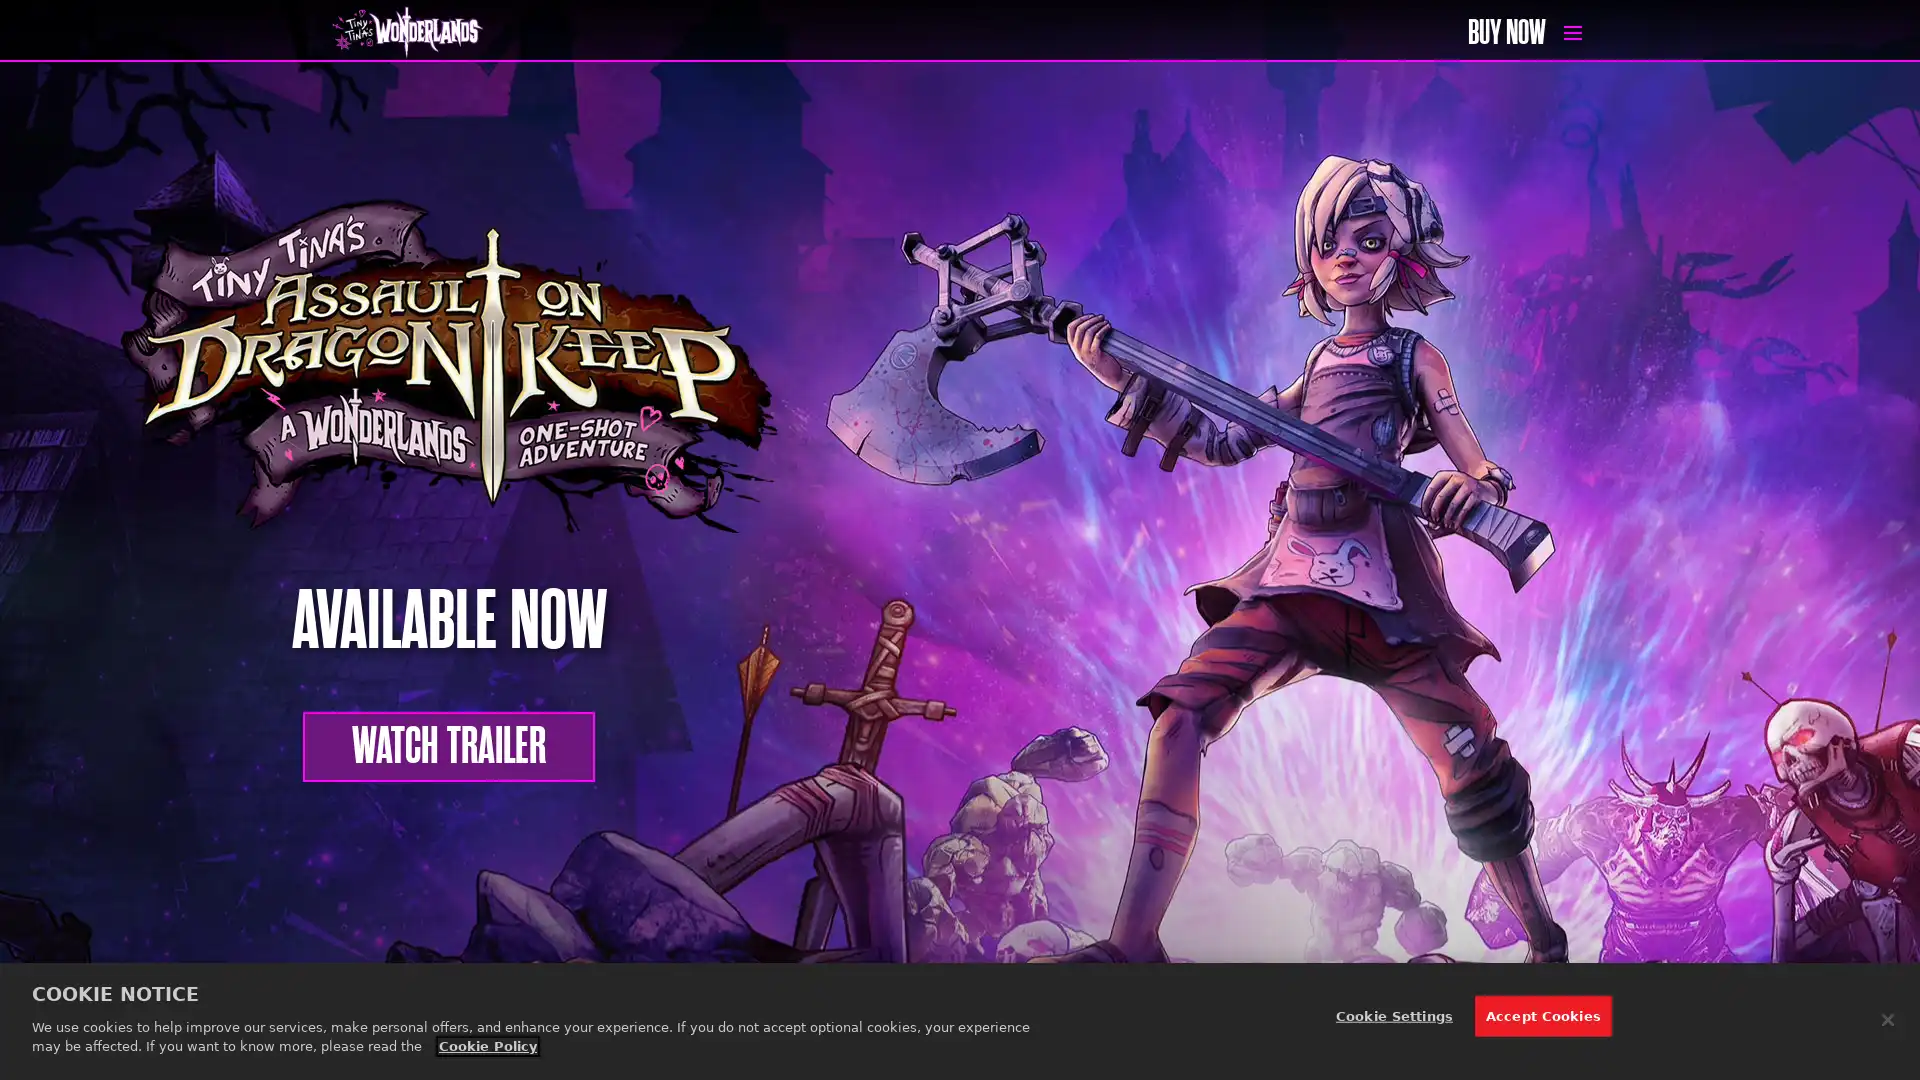 This screenshot has width=1920, height=1080. What do you see at coordinates (1886, 1018) in the screenshot?
I see `Close` at bounding box center [1886, 1018].